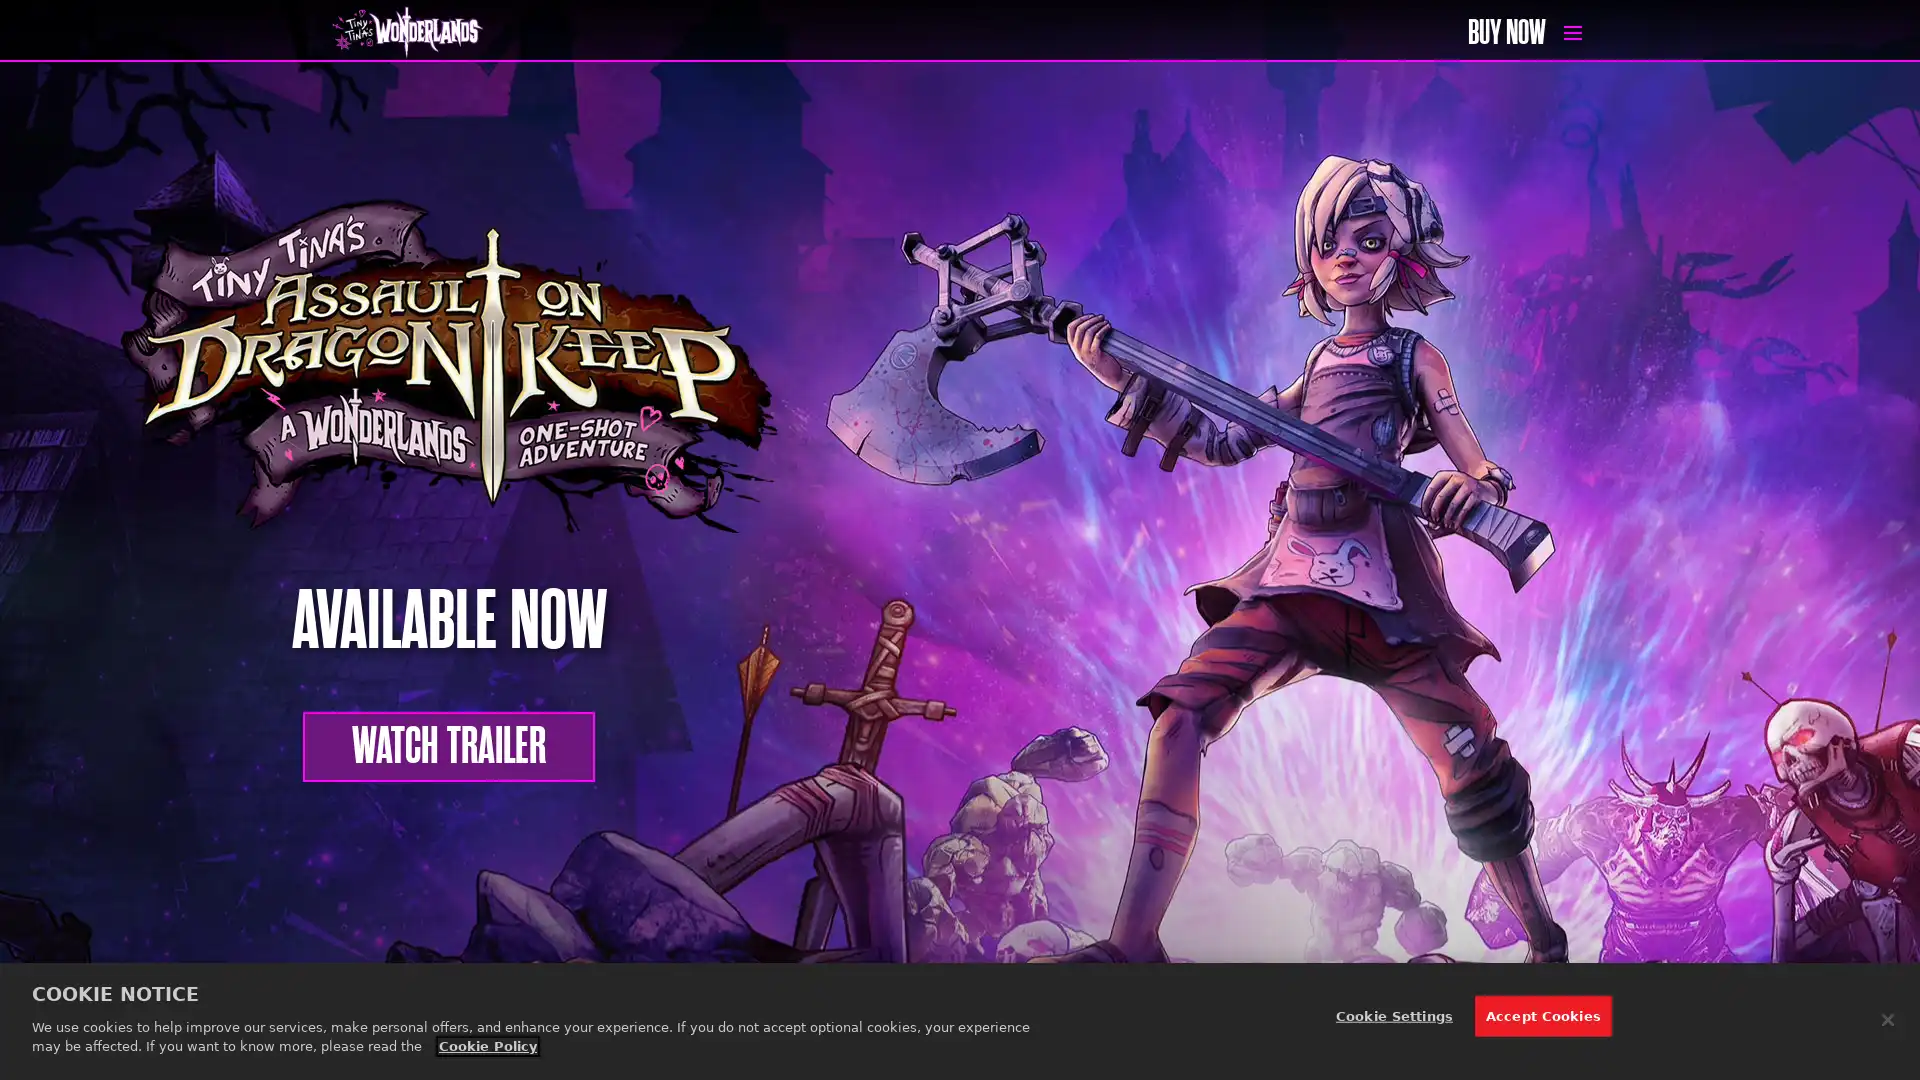 This screenshot has width=1920, height=1080. What do you see at coordinates (1886, 1018) in the screenshot?
I see `Close` at bounding box center [1886, 1018].